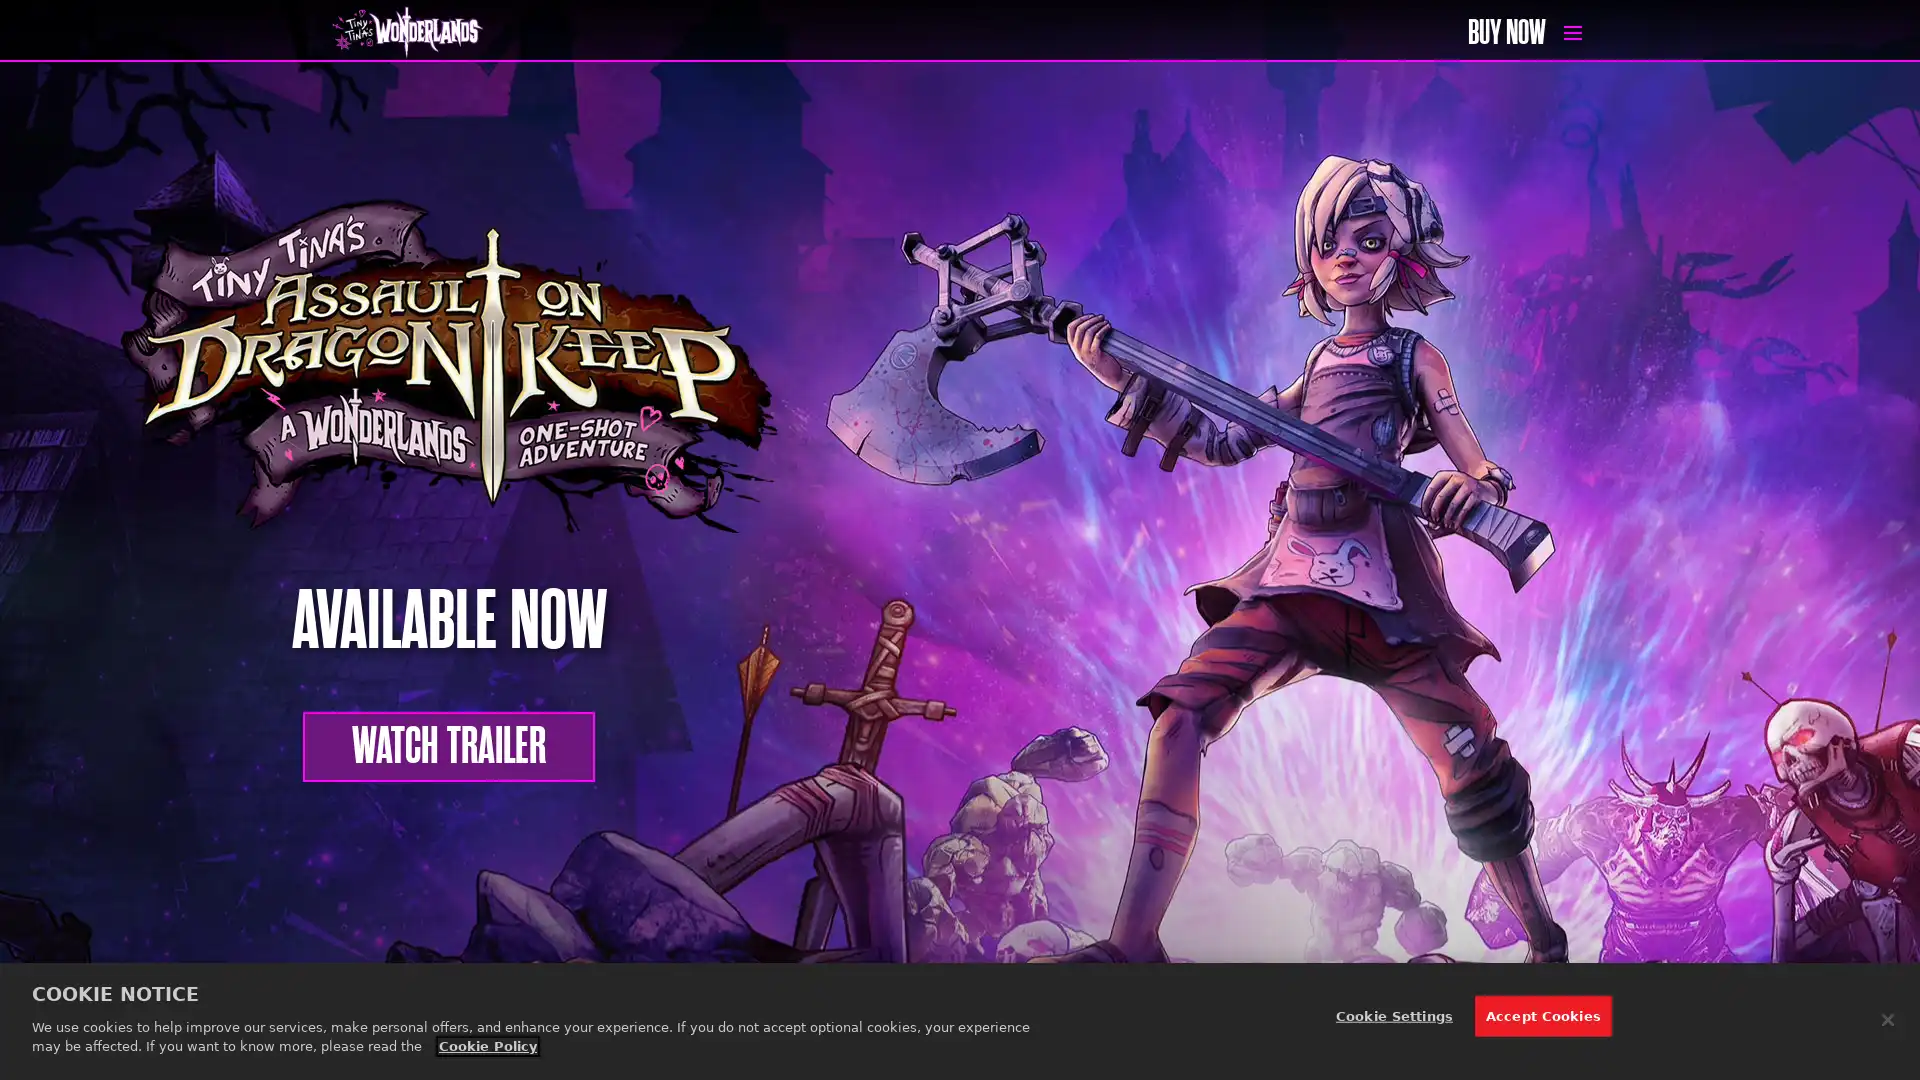 This screenshot has width=1920, height=1080. What do you see at coordinates (1886, 1018) in the screenshot?
I see `Close` at bounding box center [1886, 1018].